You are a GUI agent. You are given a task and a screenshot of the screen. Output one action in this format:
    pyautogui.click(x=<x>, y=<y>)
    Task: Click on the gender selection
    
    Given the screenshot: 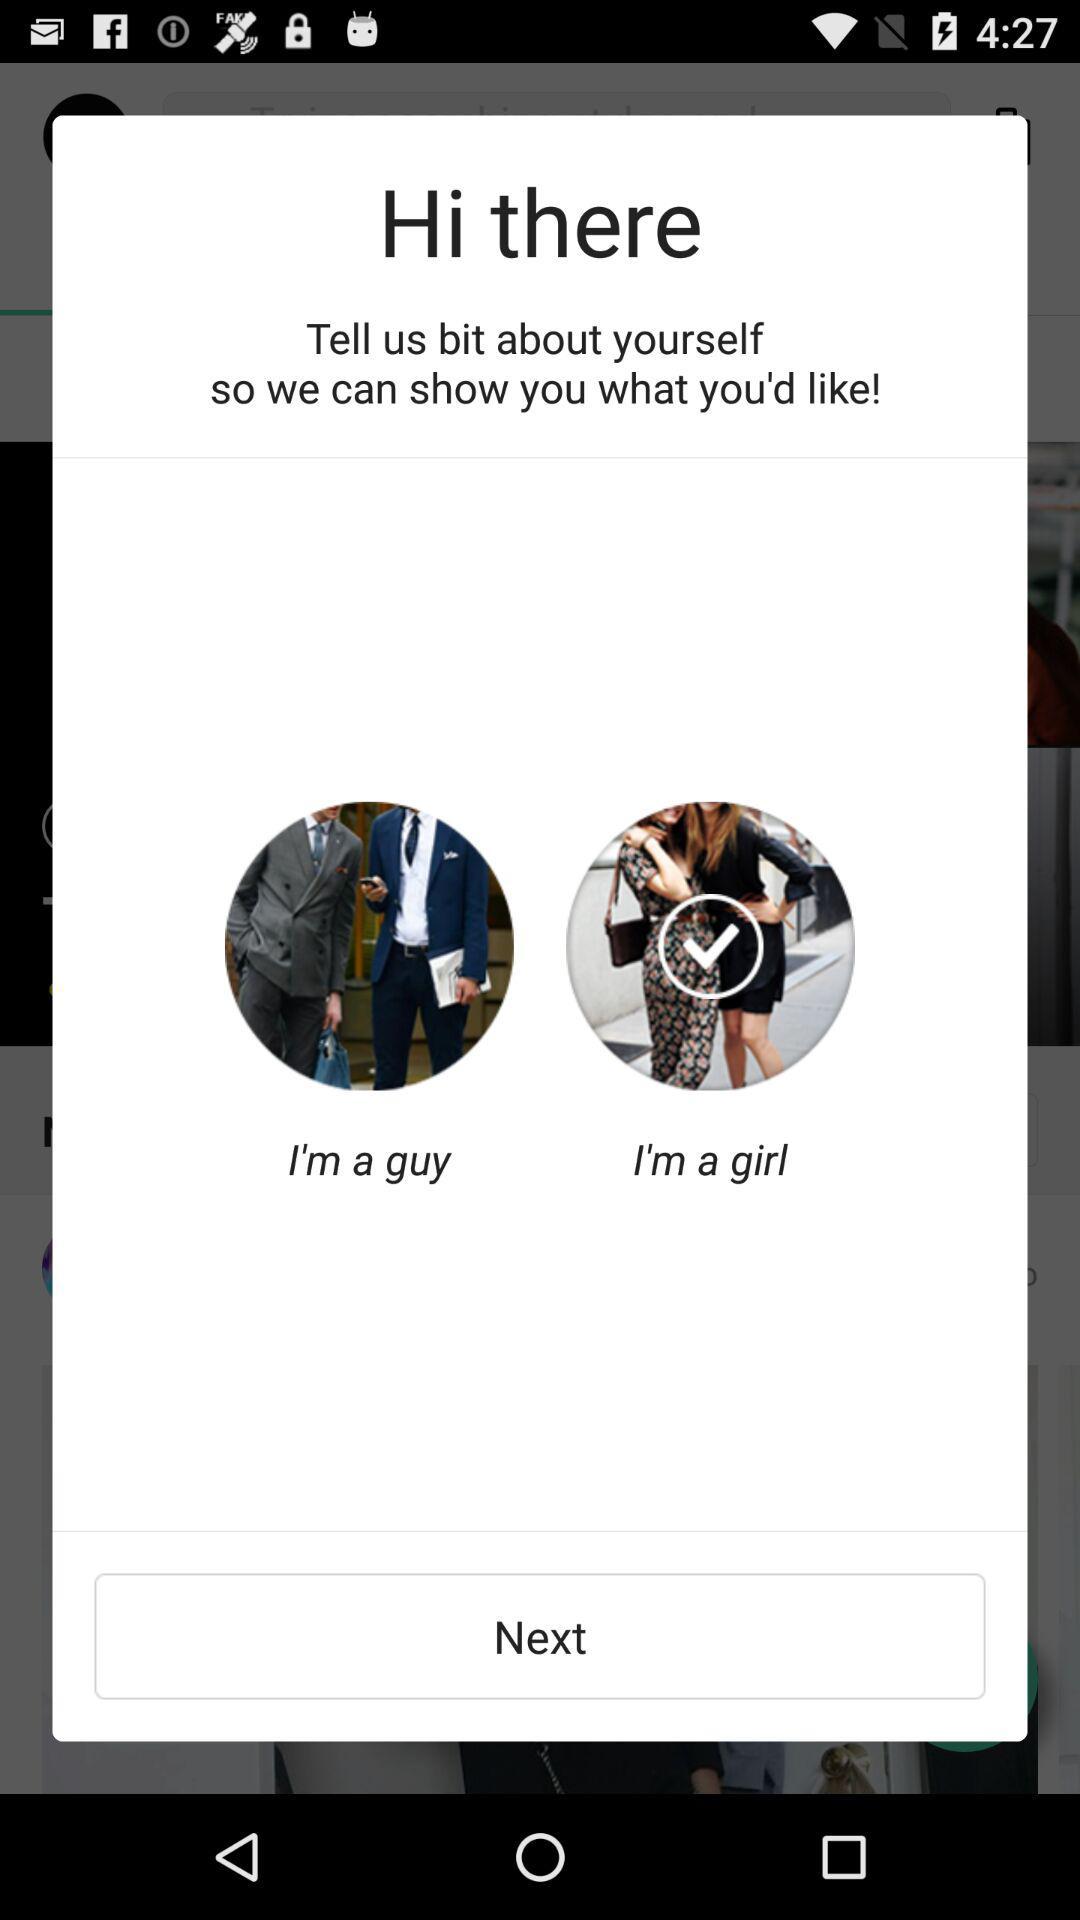 What is the action you would take?
    pyautogui.click(x=709, y=945)
    